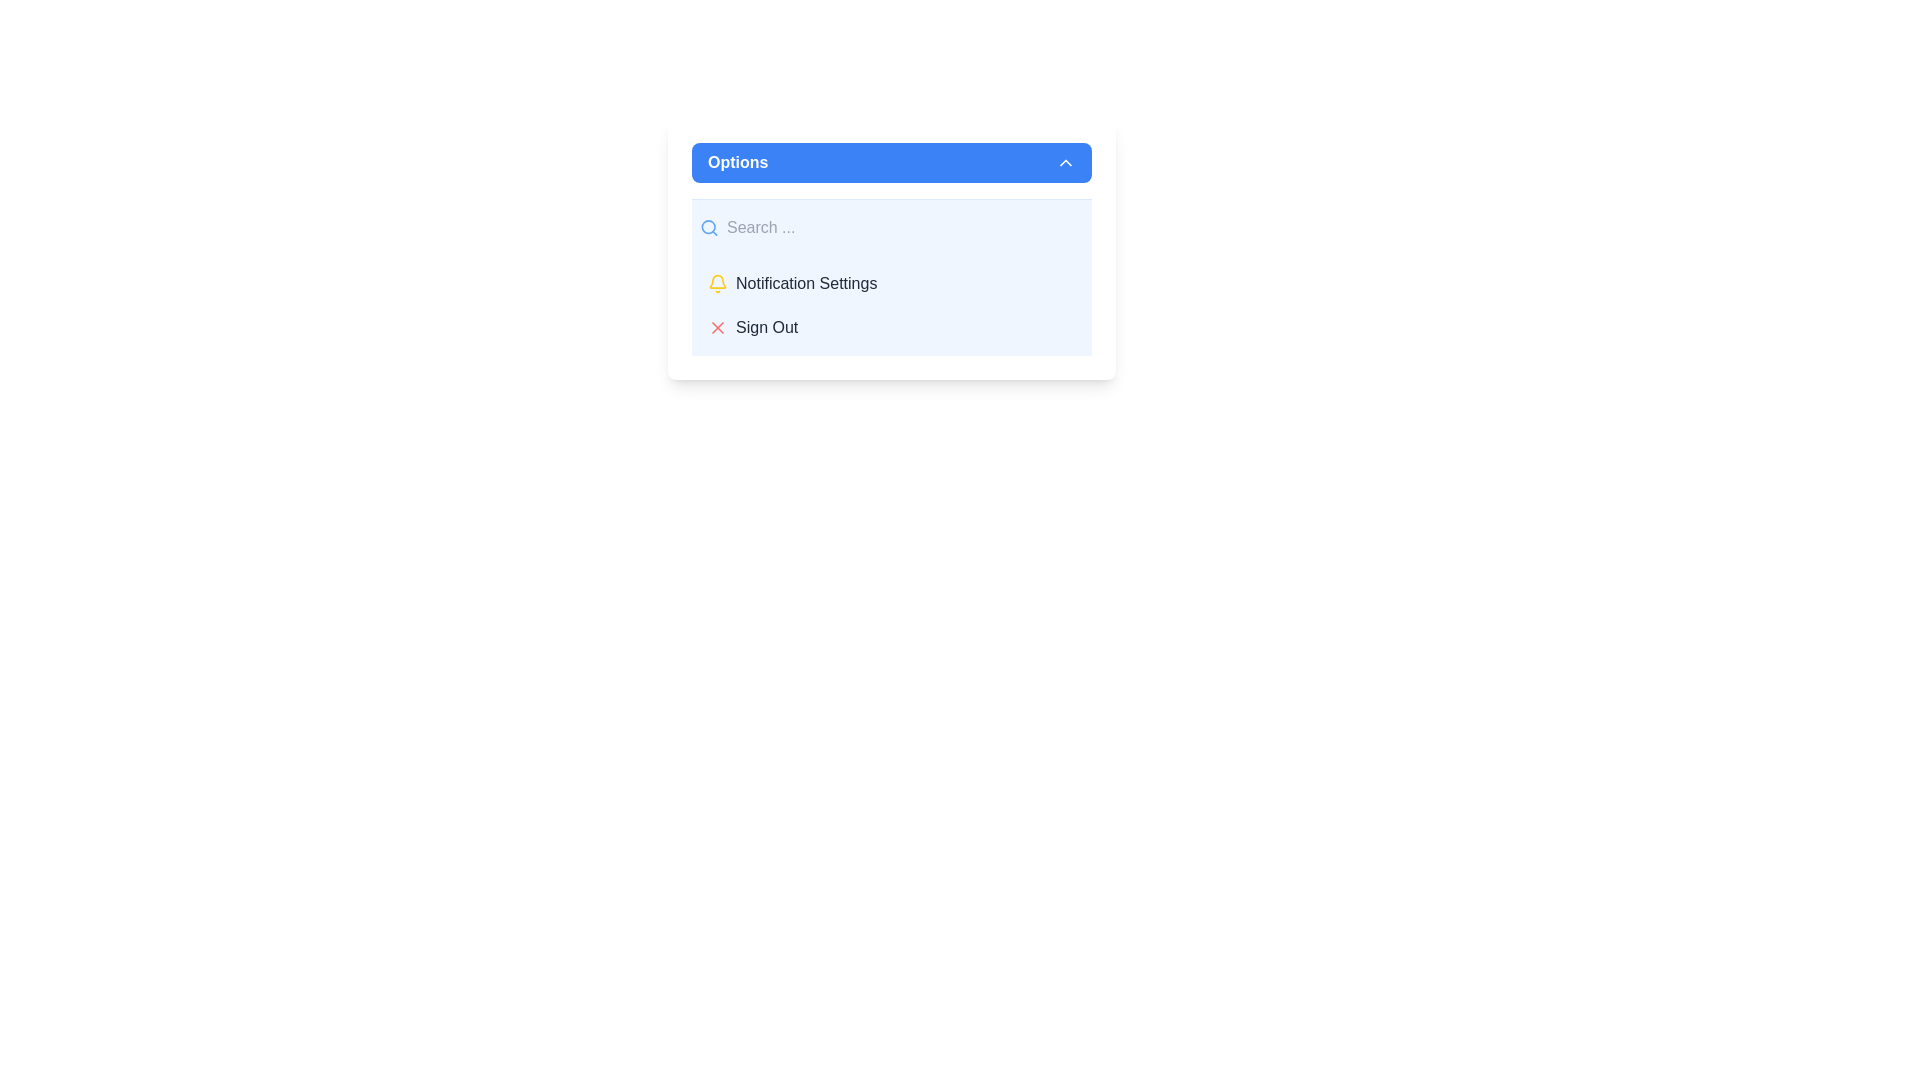  I want to click on the 'Sign Out' icon, which is located to the left of the text 'Sign Out' in the dropdown menu, so click(718, 326).